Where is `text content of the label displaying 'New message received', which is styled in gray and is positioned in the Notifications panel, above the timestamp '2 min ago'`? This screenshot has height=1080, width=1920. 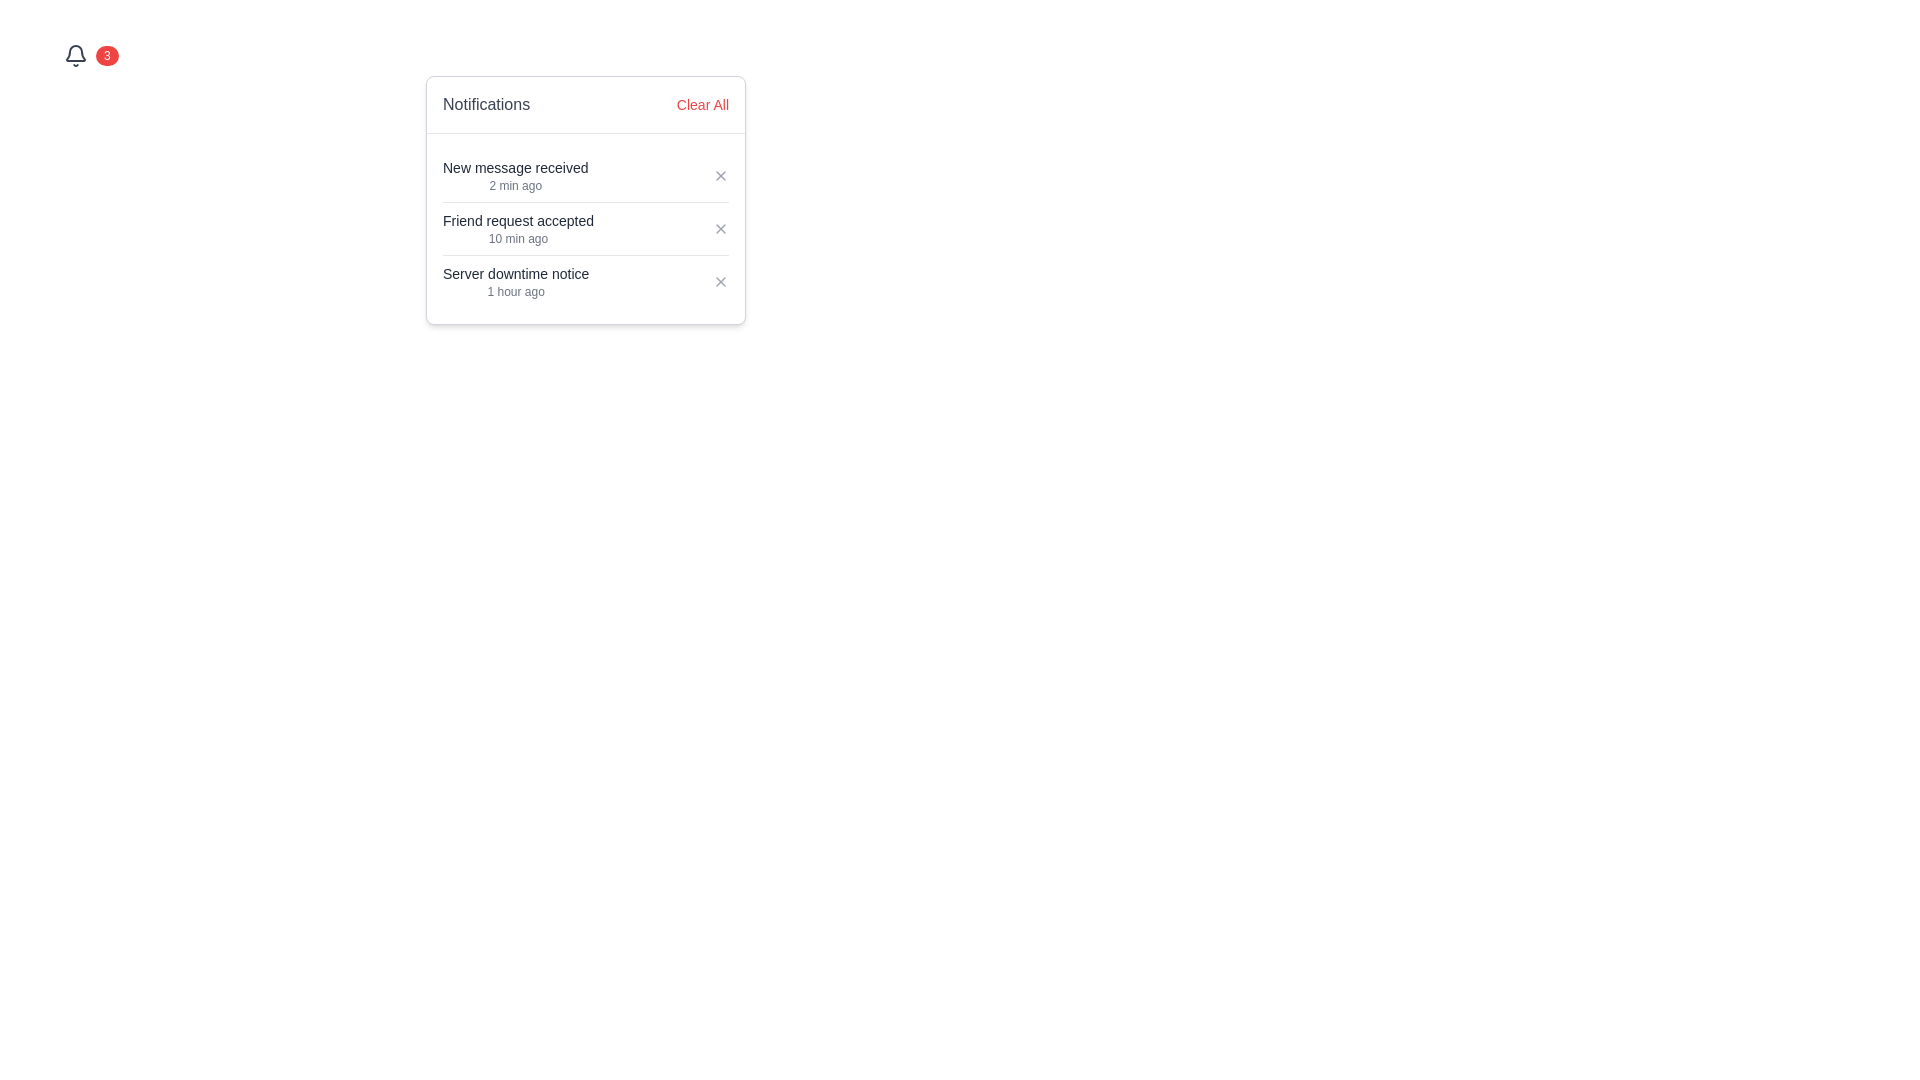 text content of the label displaying 'New message received', which is styled in gray and is positioned in the Notifications panel, above the timestamp '2 min ago' is located at coordinates (515, 167).